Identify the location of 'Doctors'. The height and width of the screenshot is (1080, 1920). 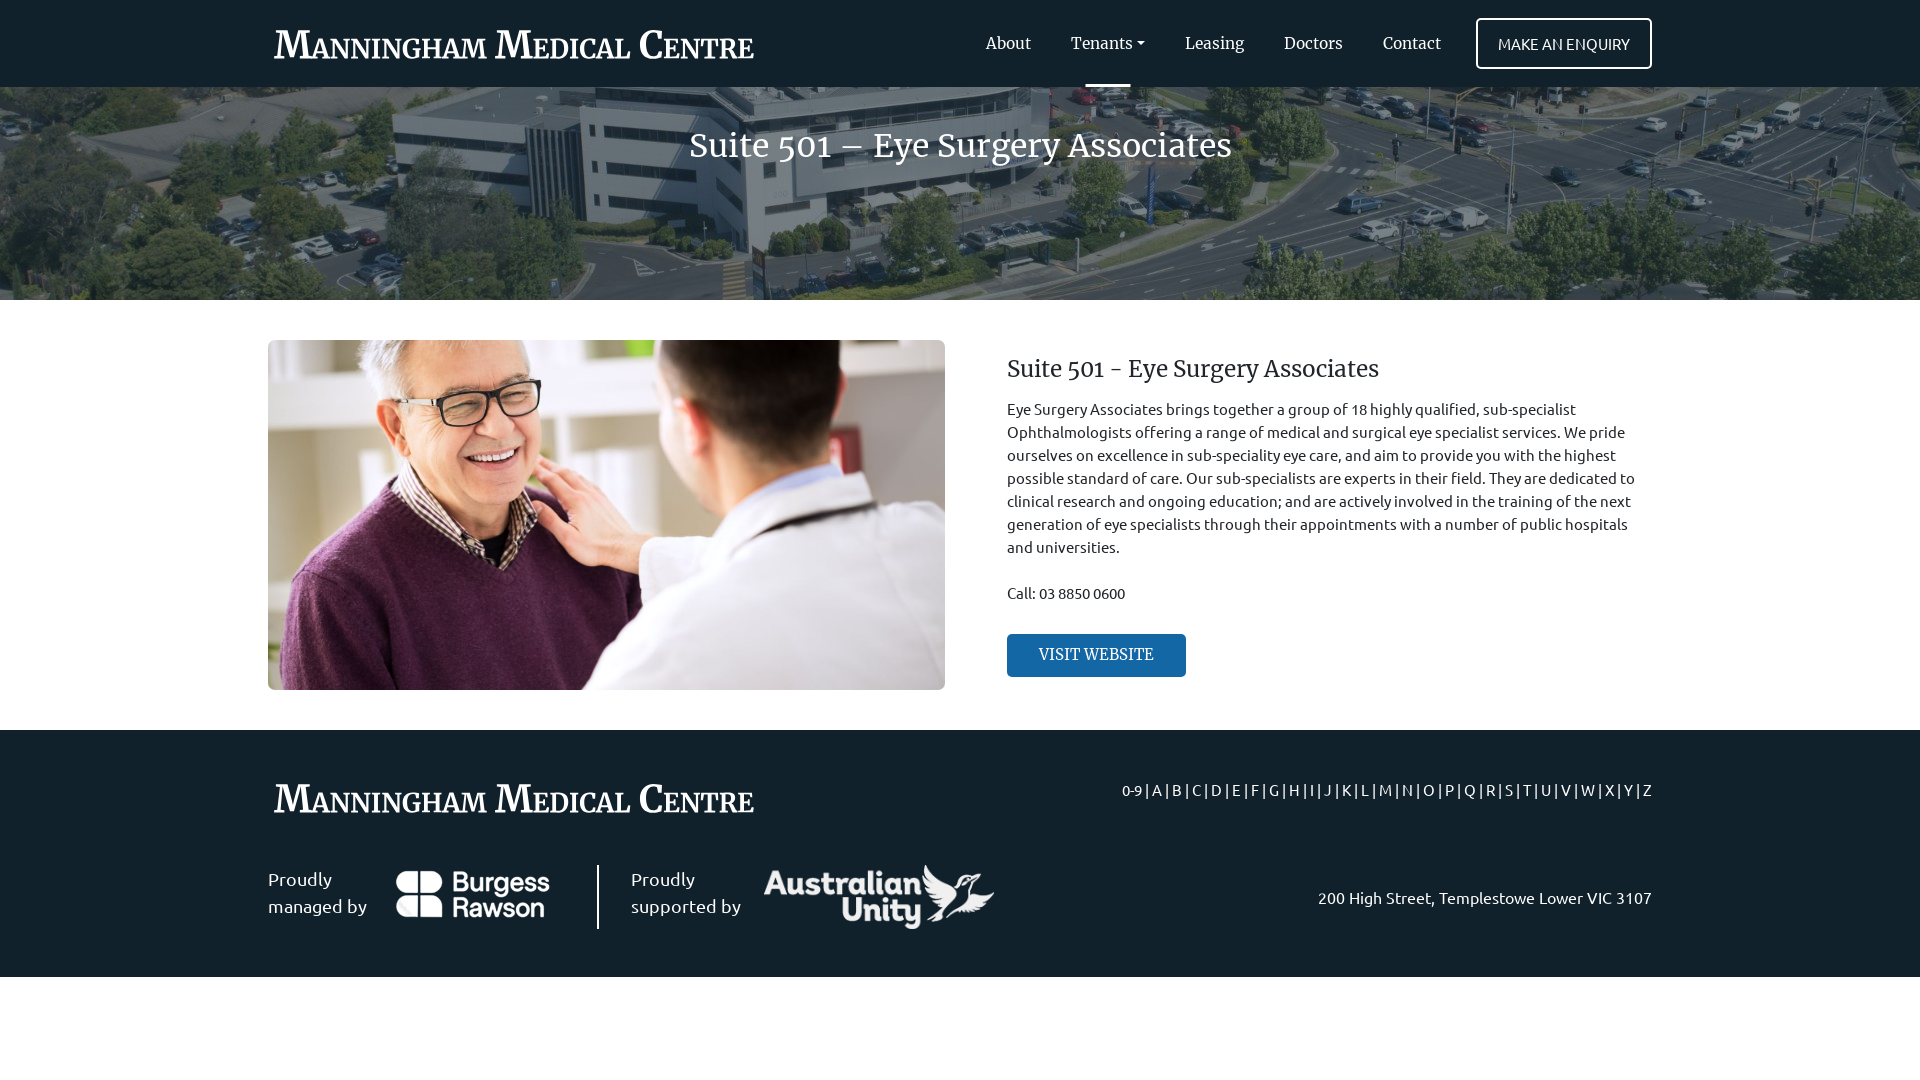
(1262, 43).